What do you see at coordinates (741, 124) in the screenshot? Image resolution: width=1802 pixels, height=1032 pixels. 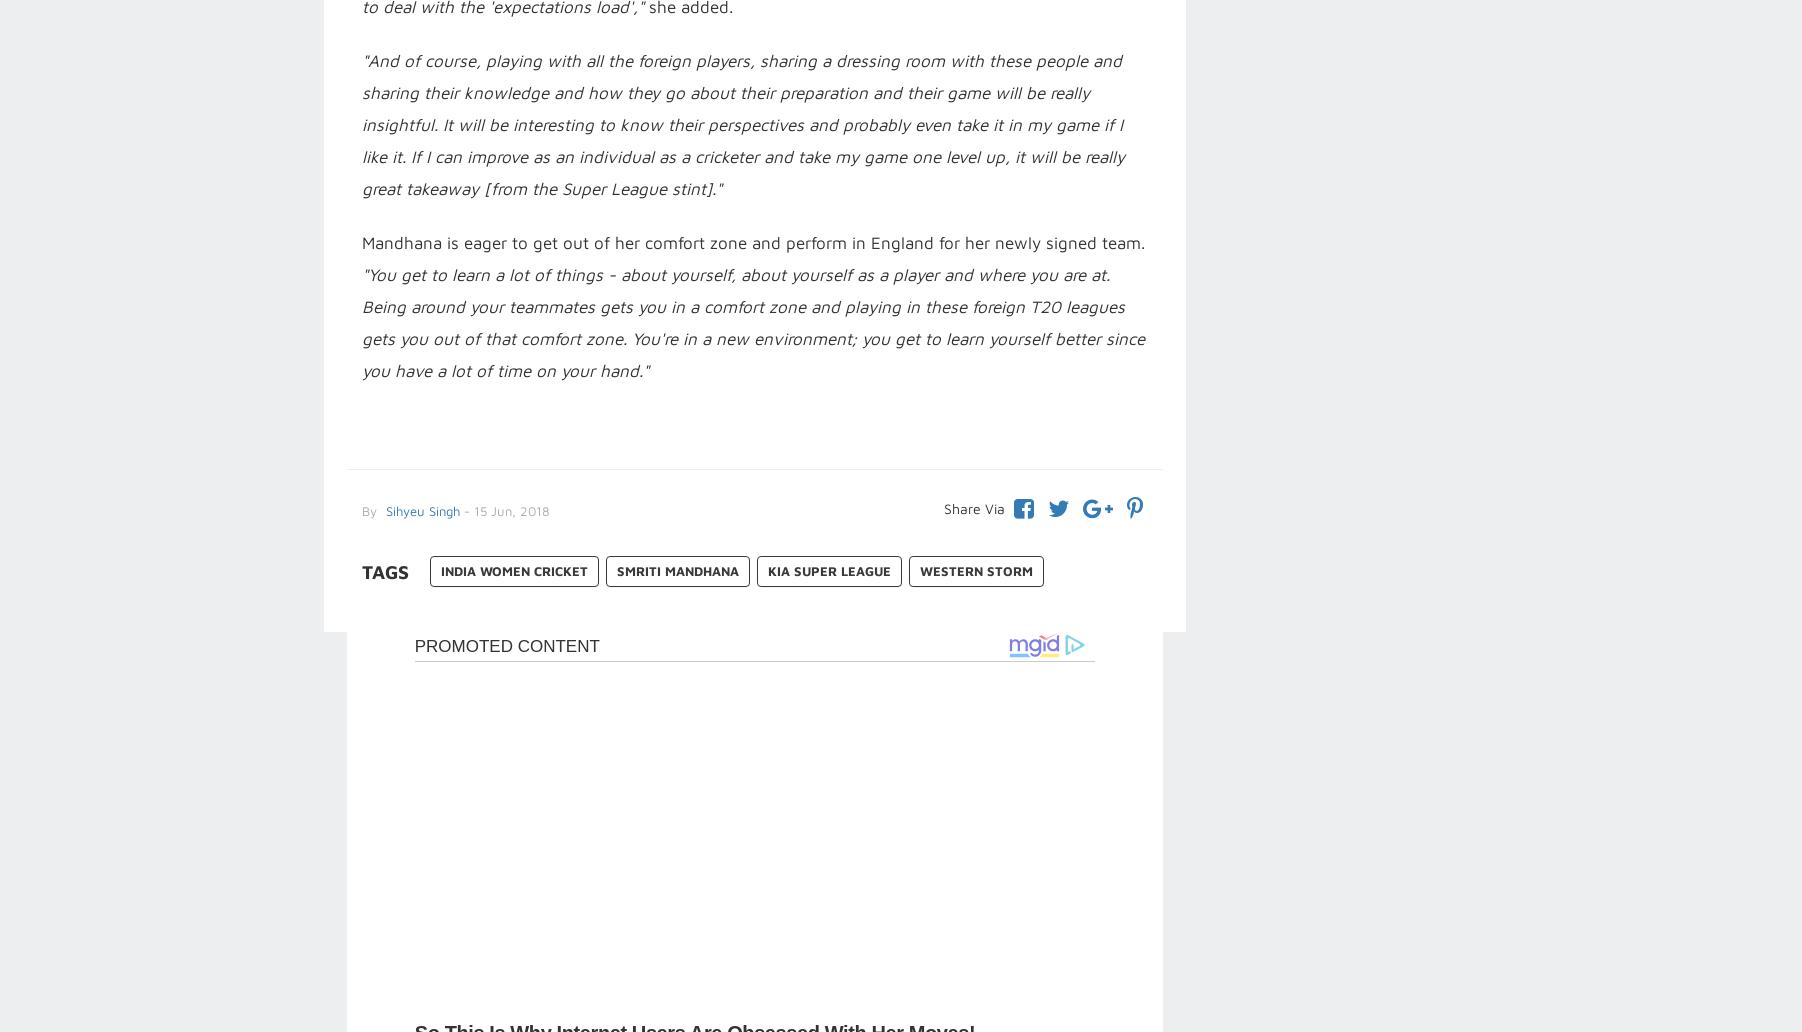 I see `'"And of course, playing with all the foreign players, sharing a dressing room with these people and sharing their knowledge and how they go about their preparation and their game will be really insightful. It will be interesting to know their perspectives and probably even take it in my game if I like it. If I can improve as an individual as a cricketer and take my game one level up, it will be really great takeaway [from the Super League stint]."'` at bounding box center [741, 124].